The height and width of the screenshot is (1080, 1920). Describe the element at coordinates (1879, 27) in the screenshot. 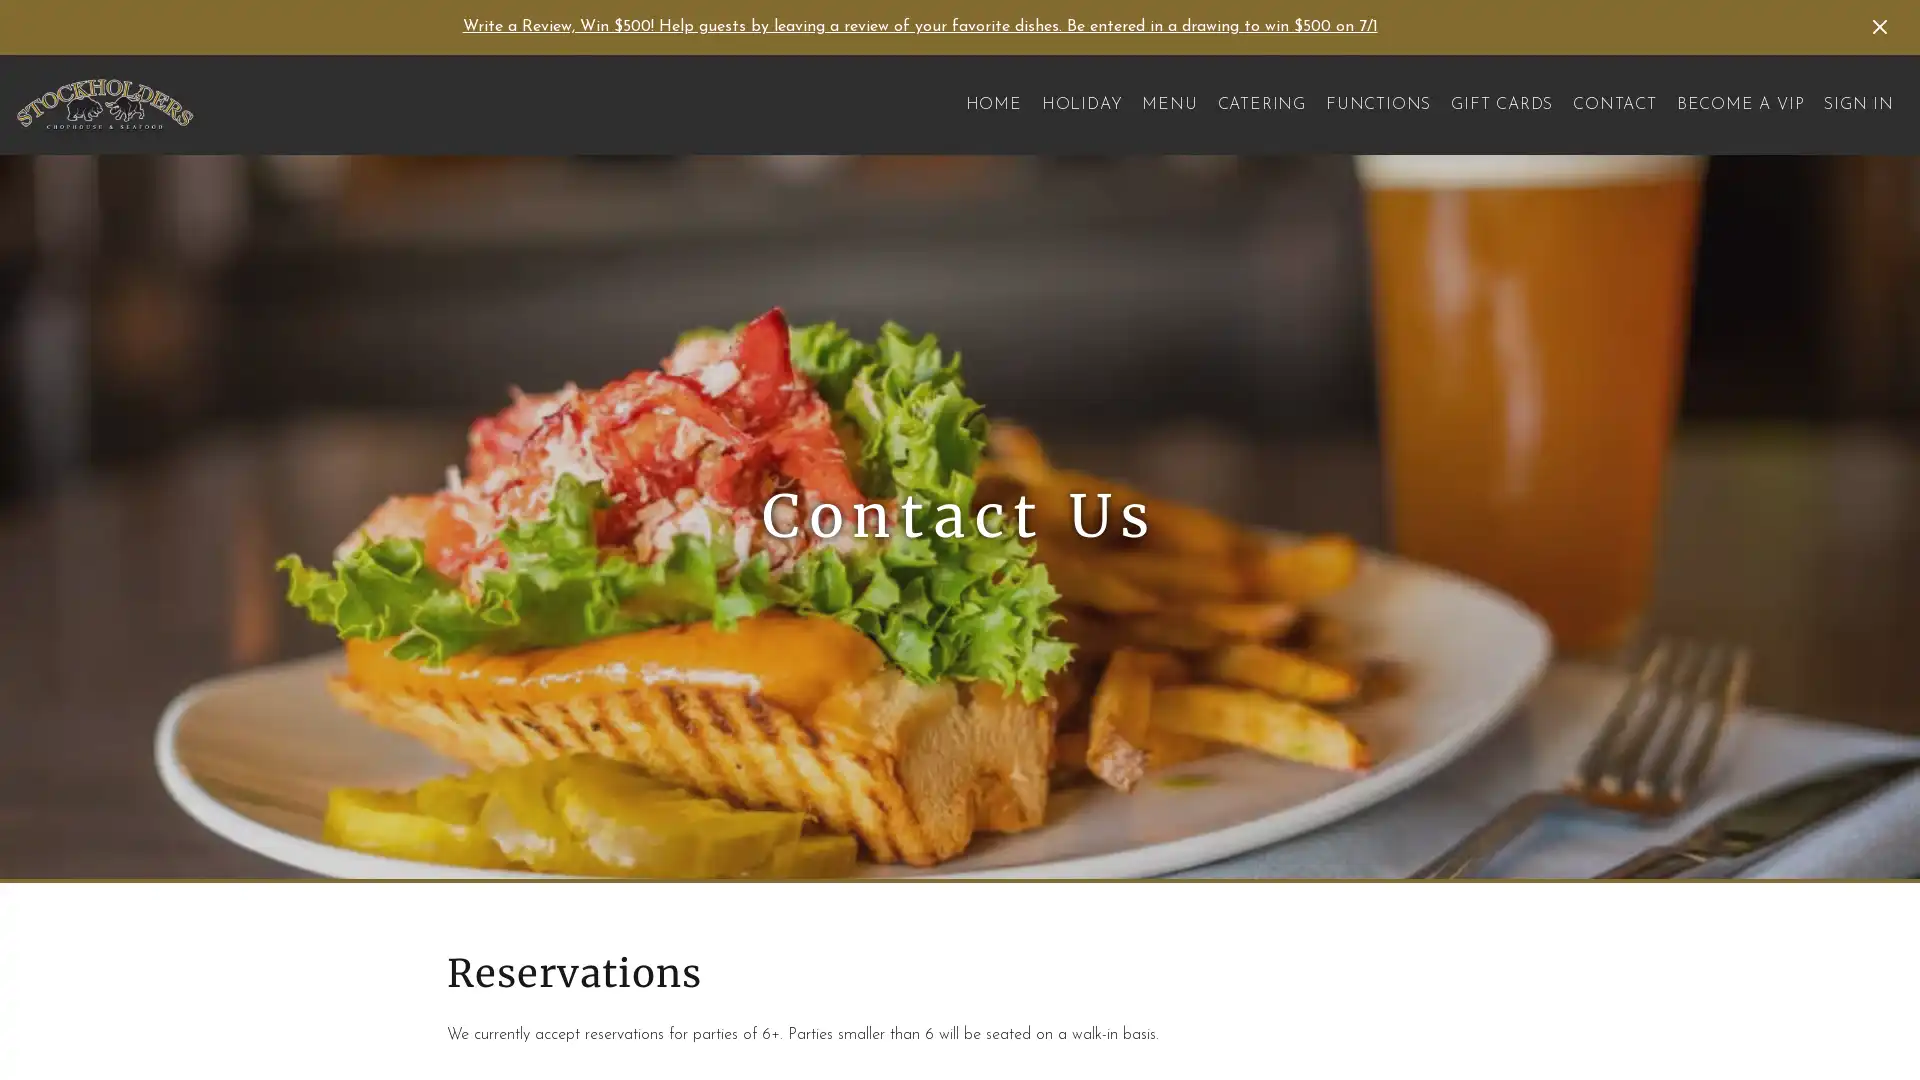

I see `Dismiss Announcement` at that location.